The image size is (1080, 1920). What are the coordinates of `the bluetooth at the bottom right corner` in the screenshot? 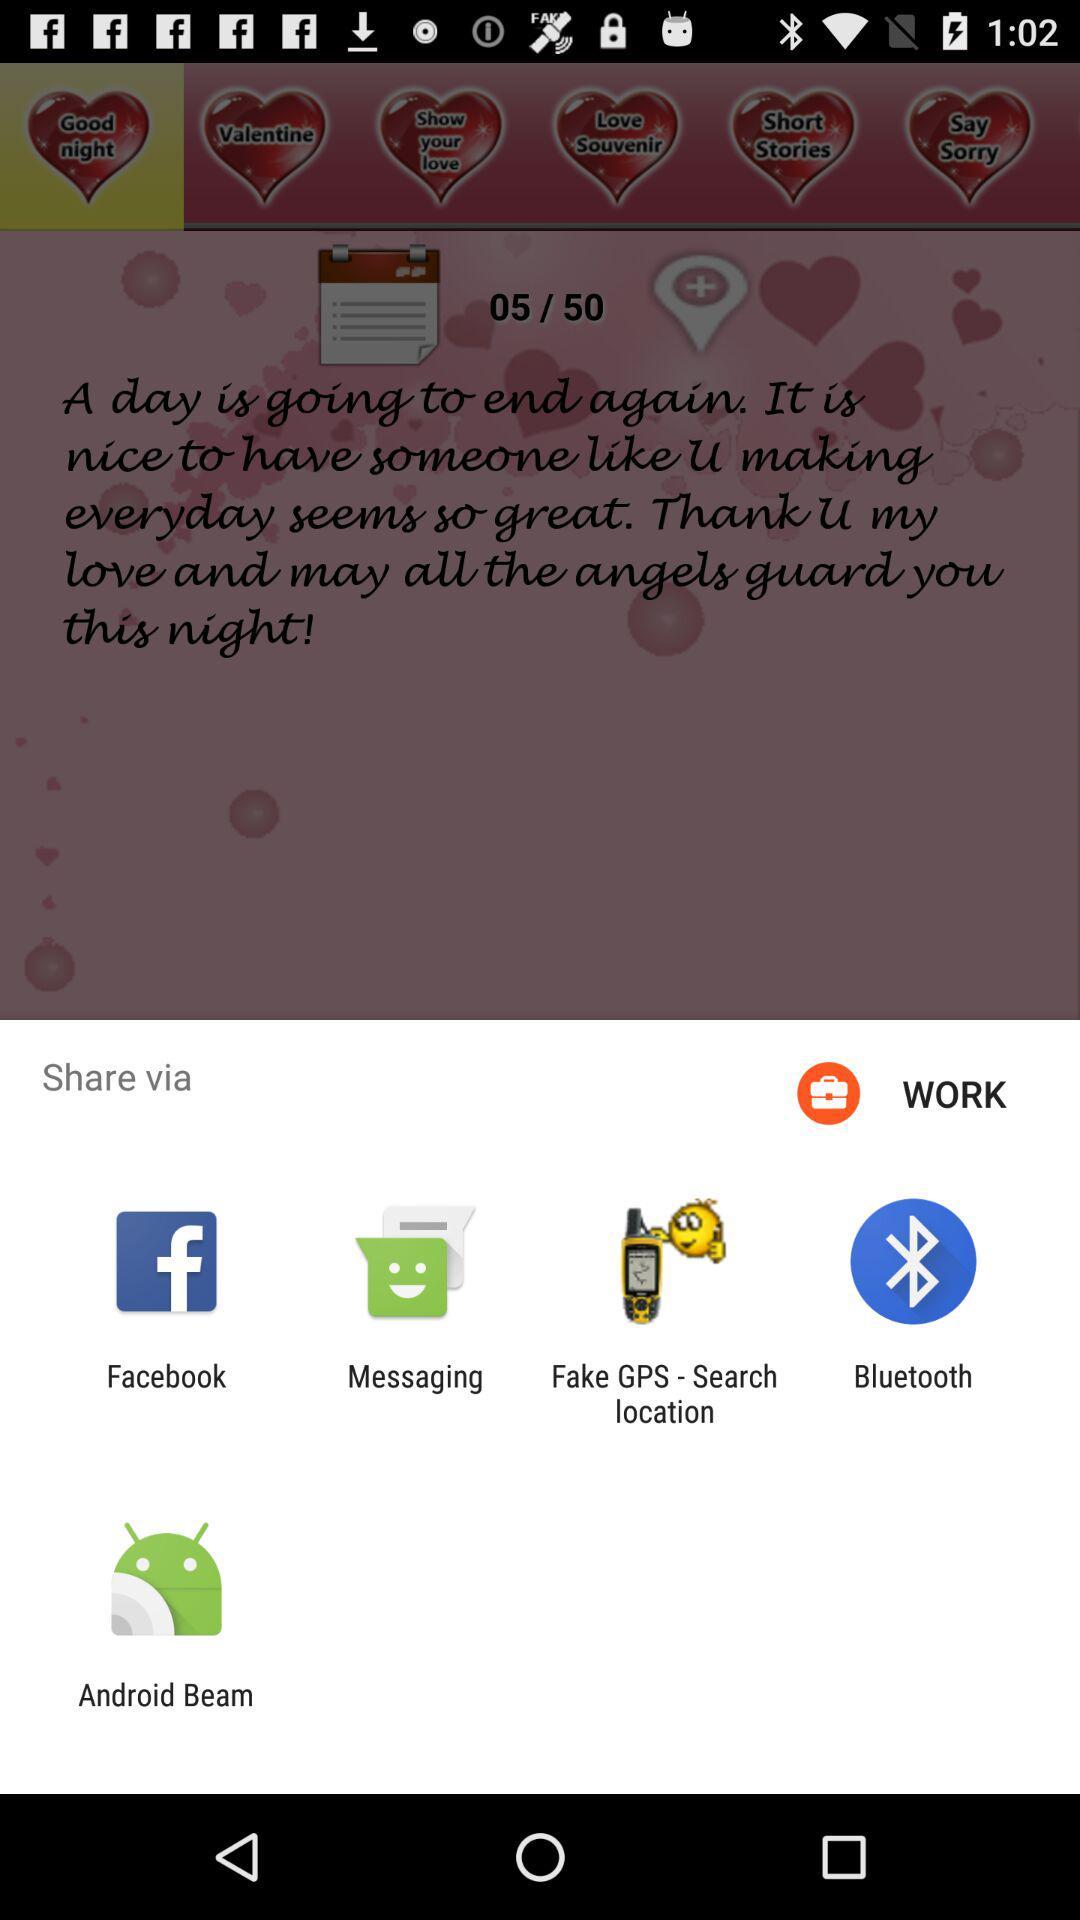 It's located at (913, 1392).